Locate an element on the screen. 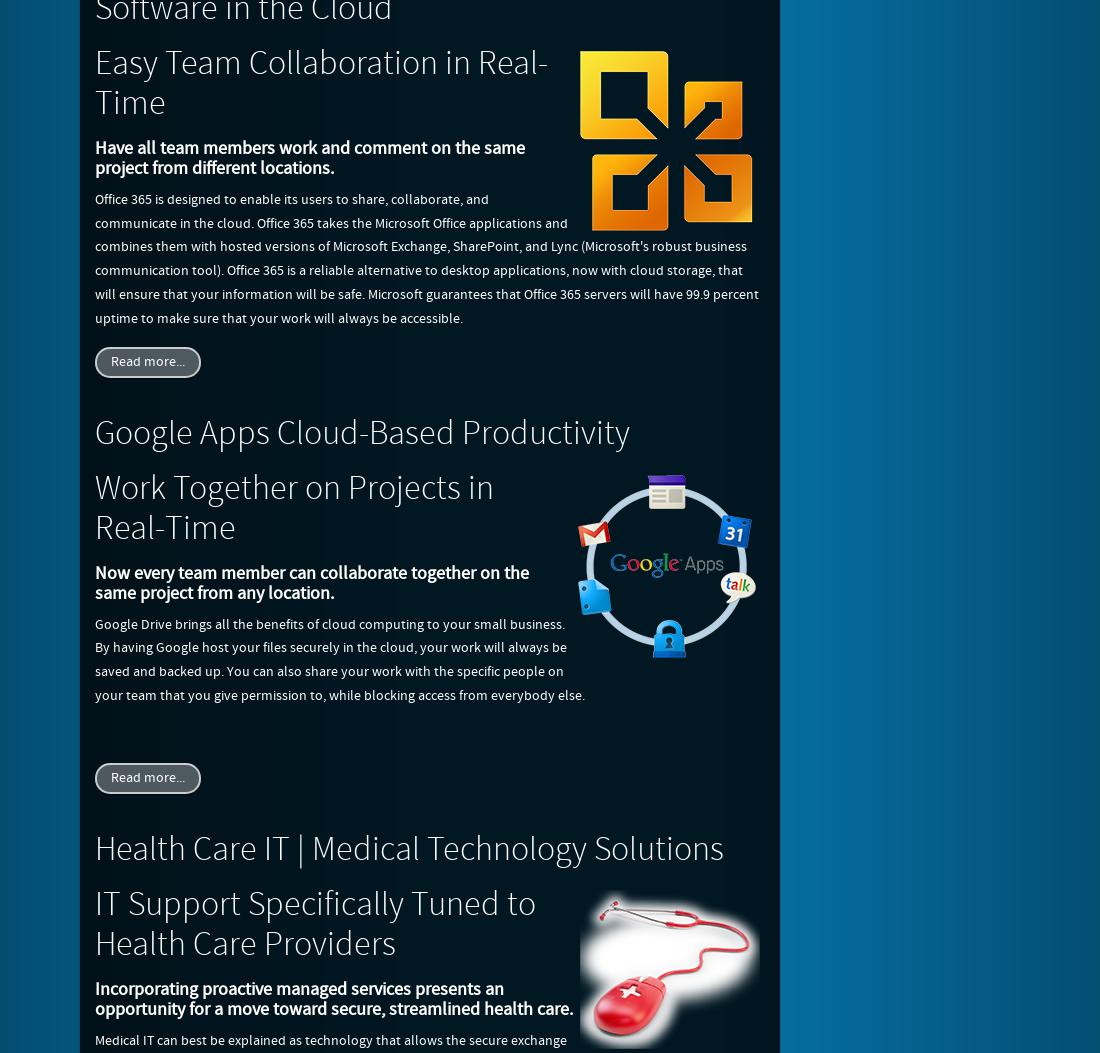  'Work Together on Projects in Real-Time' is located at coordinates (293, 507).